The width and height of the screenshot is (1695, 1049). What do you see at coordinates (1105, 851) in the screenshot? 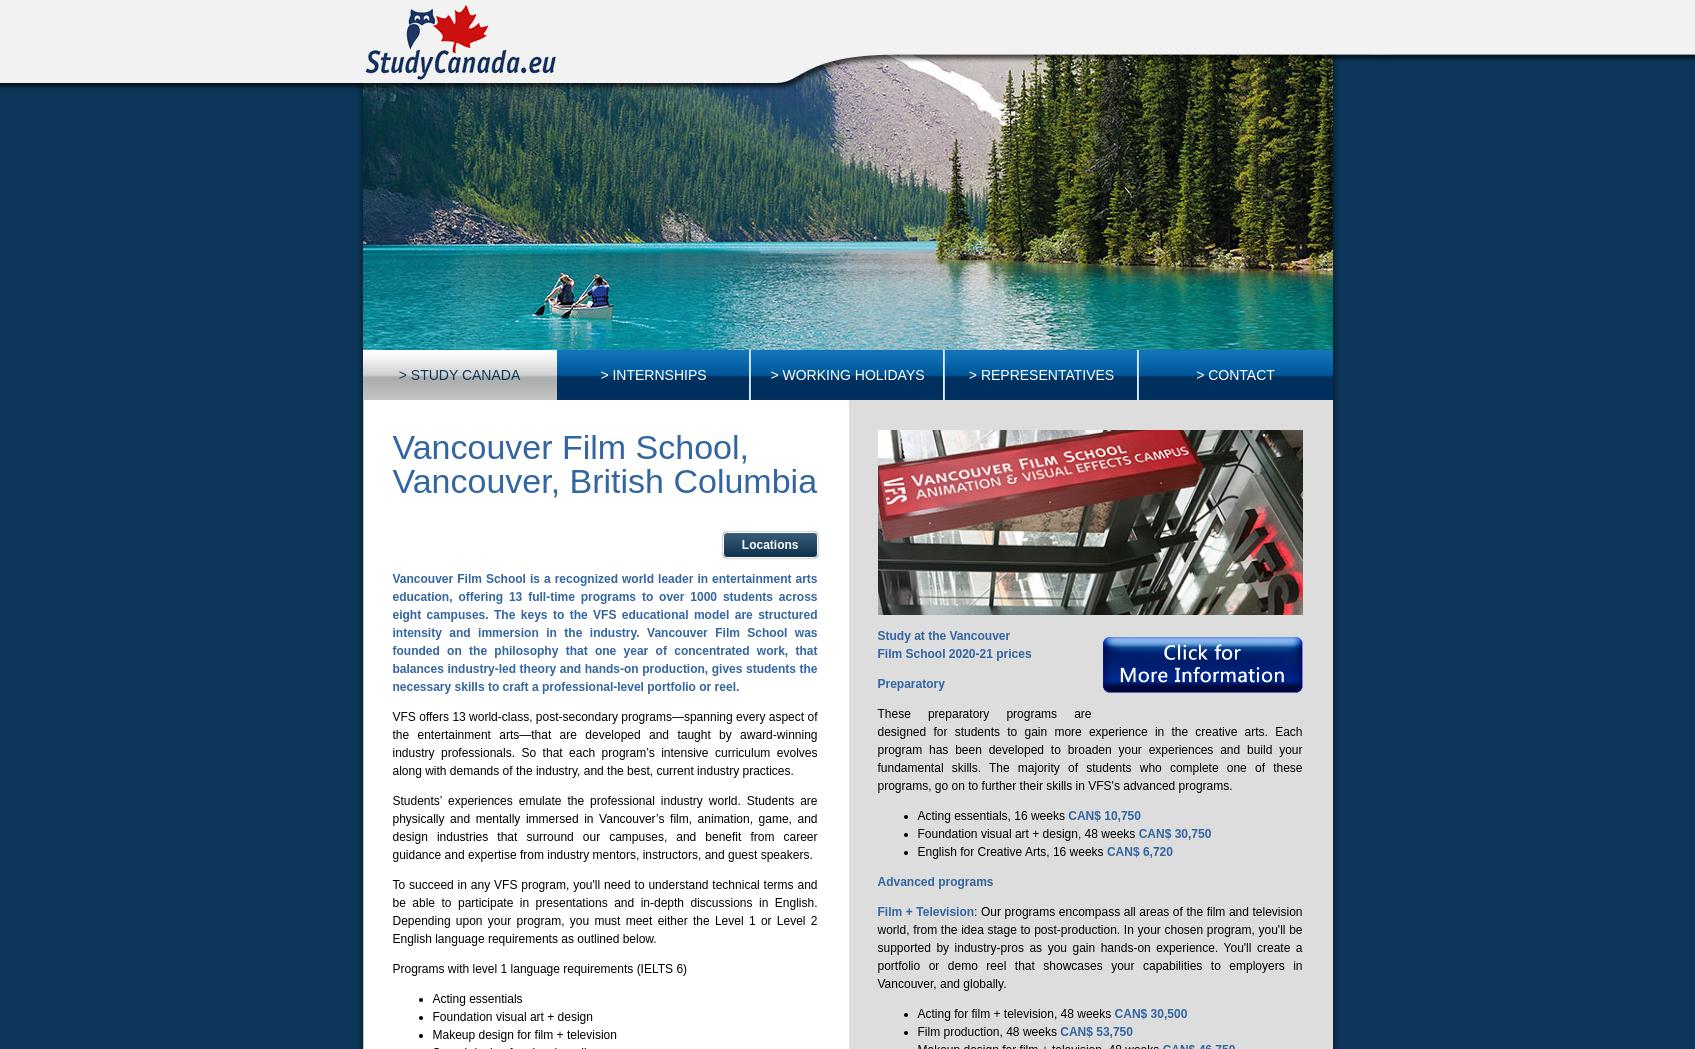
I see `'CAN$ 6,720'` at bounding box center [1105, 851].